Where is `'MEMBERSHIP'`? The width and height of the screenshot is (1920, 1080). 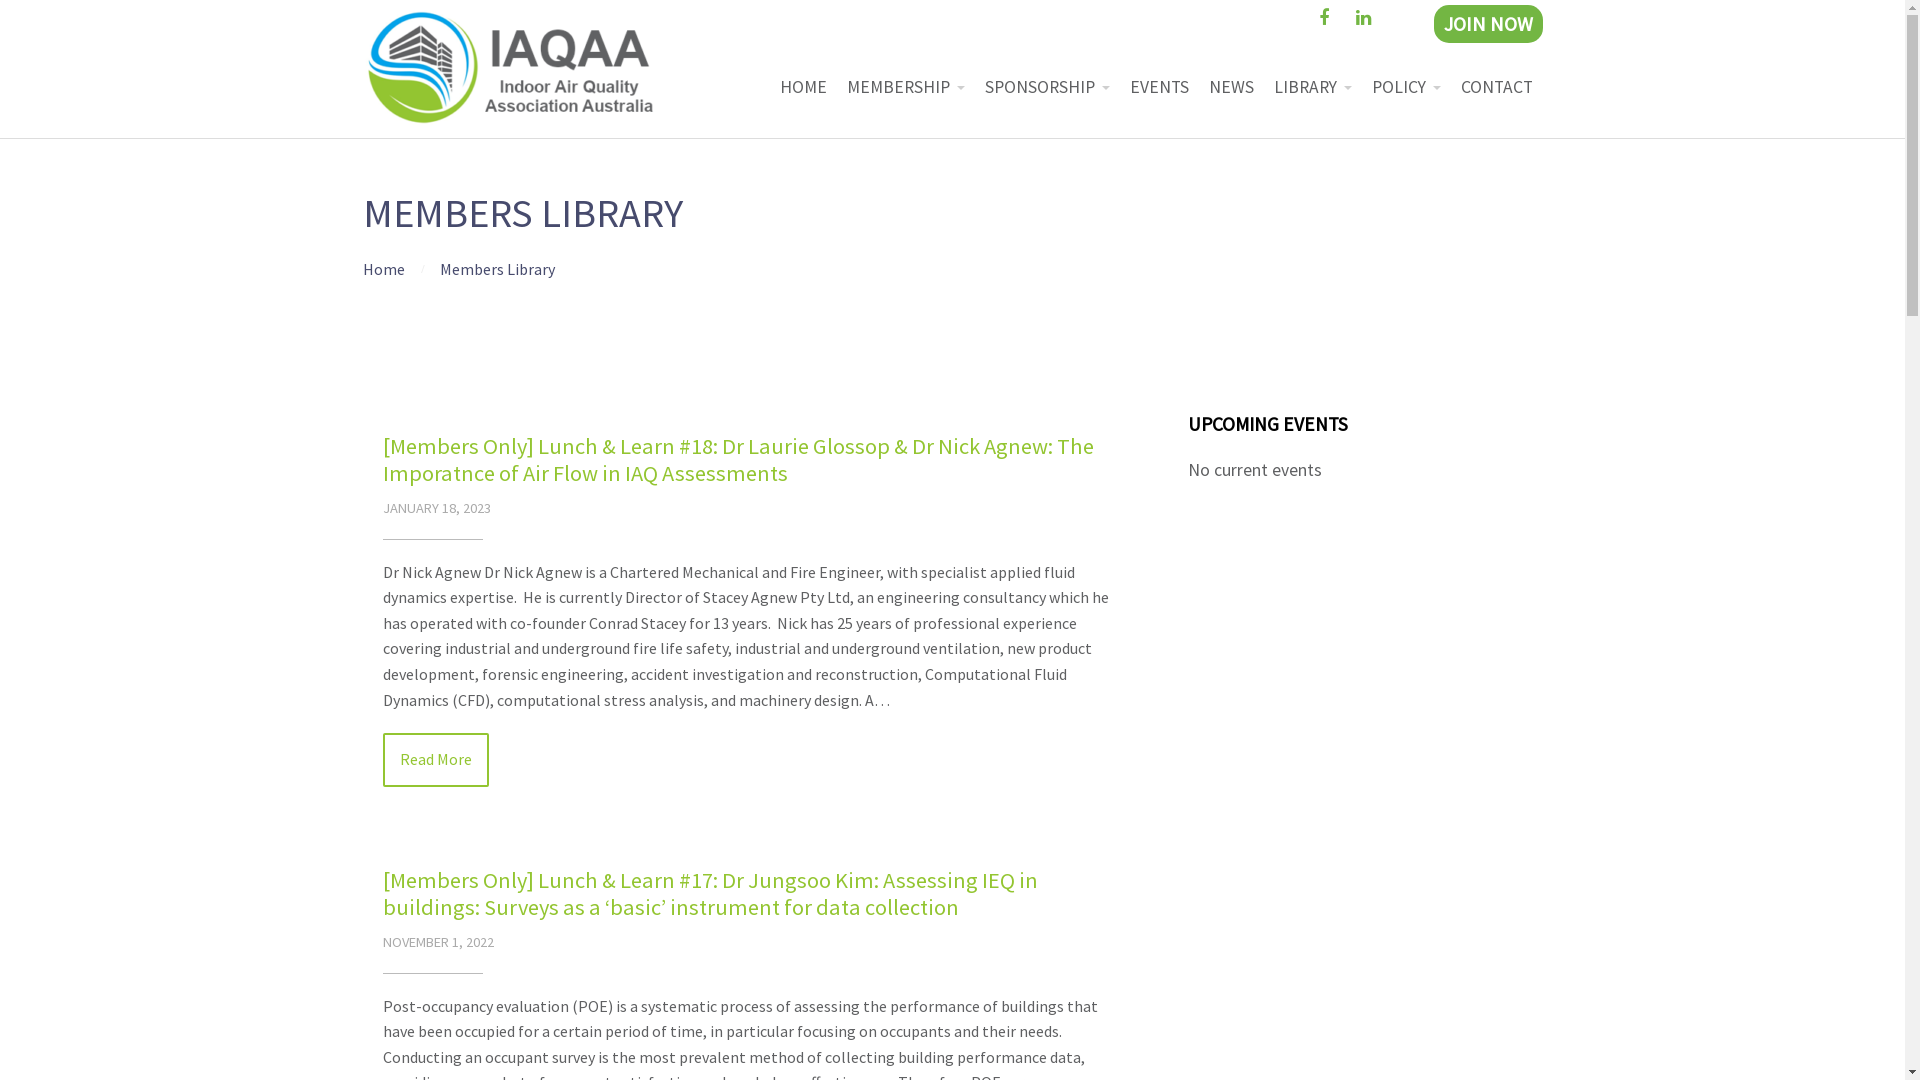 'MEMBERSHIP' is located at coordinates (904, 86).